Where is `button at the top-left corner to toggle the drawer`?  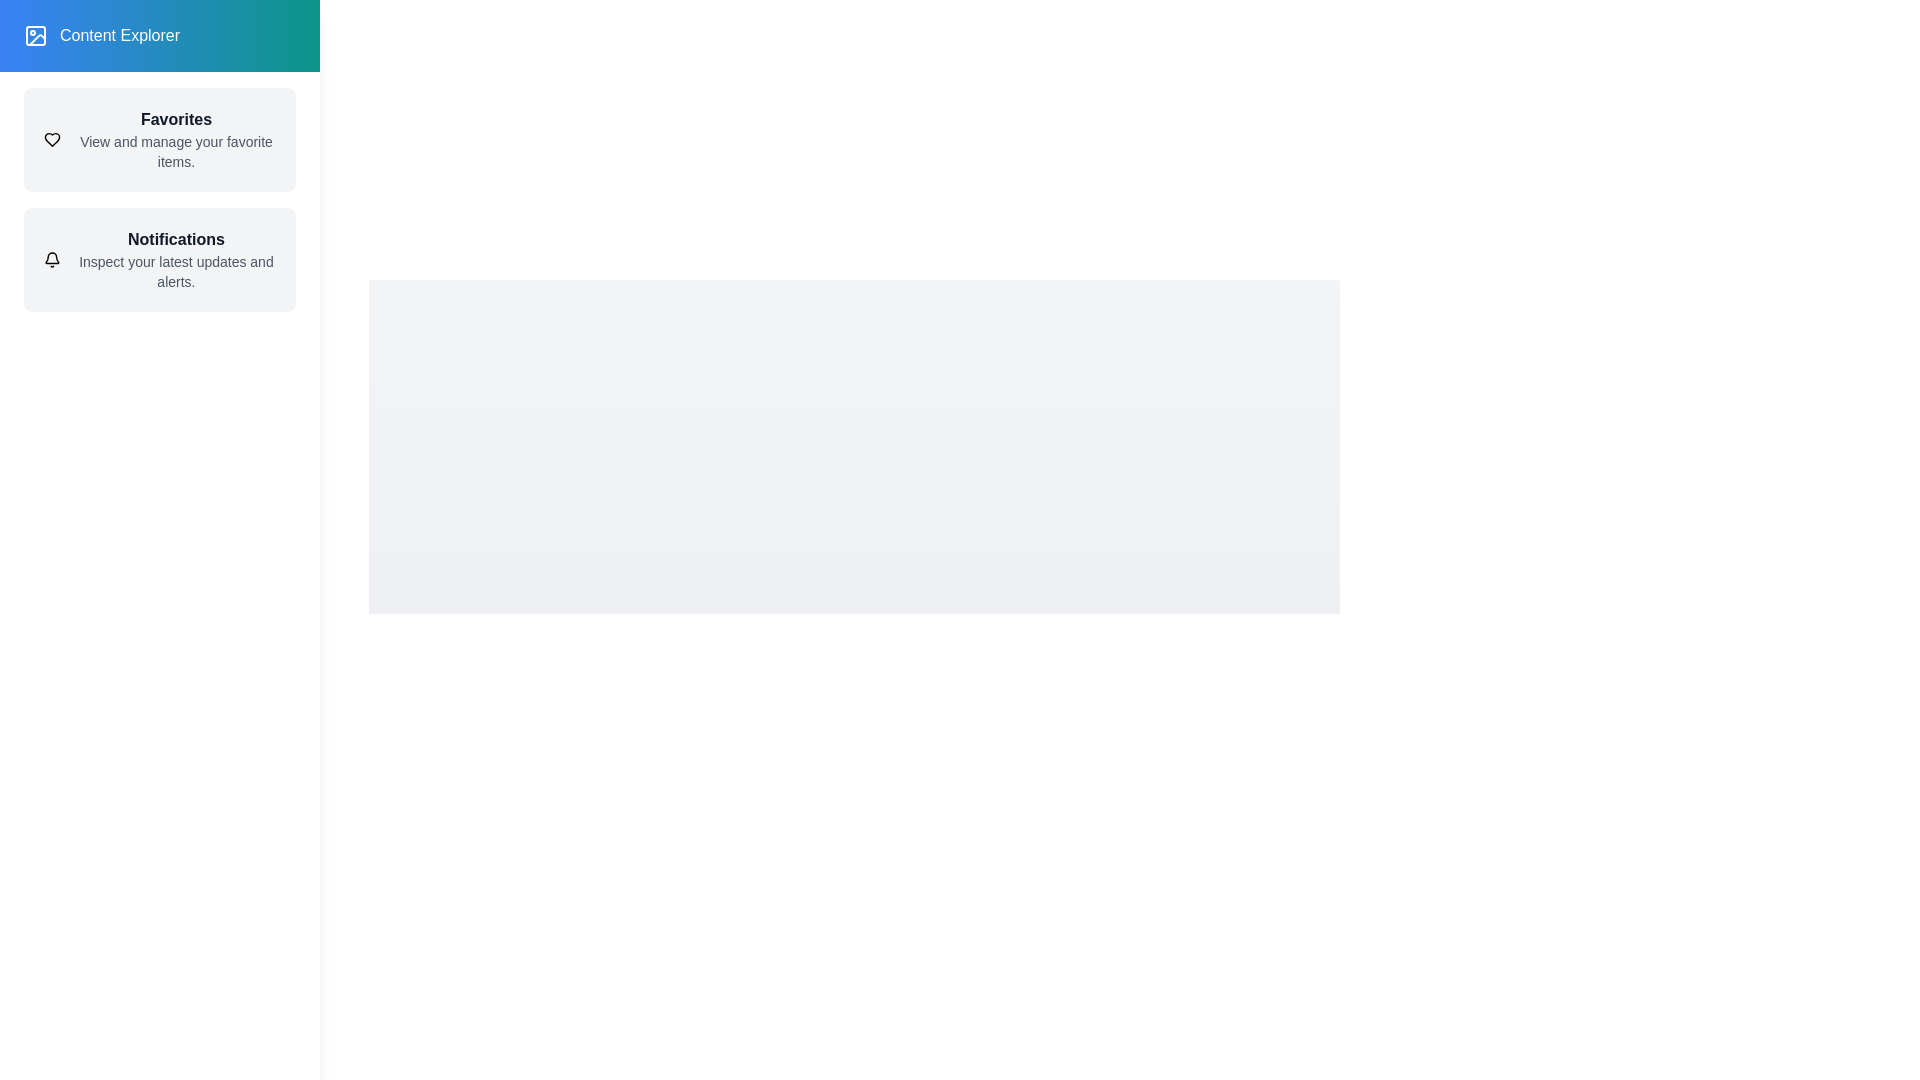 button at the top-left corner to toggle the drawer is located at coordinates (58, 55).